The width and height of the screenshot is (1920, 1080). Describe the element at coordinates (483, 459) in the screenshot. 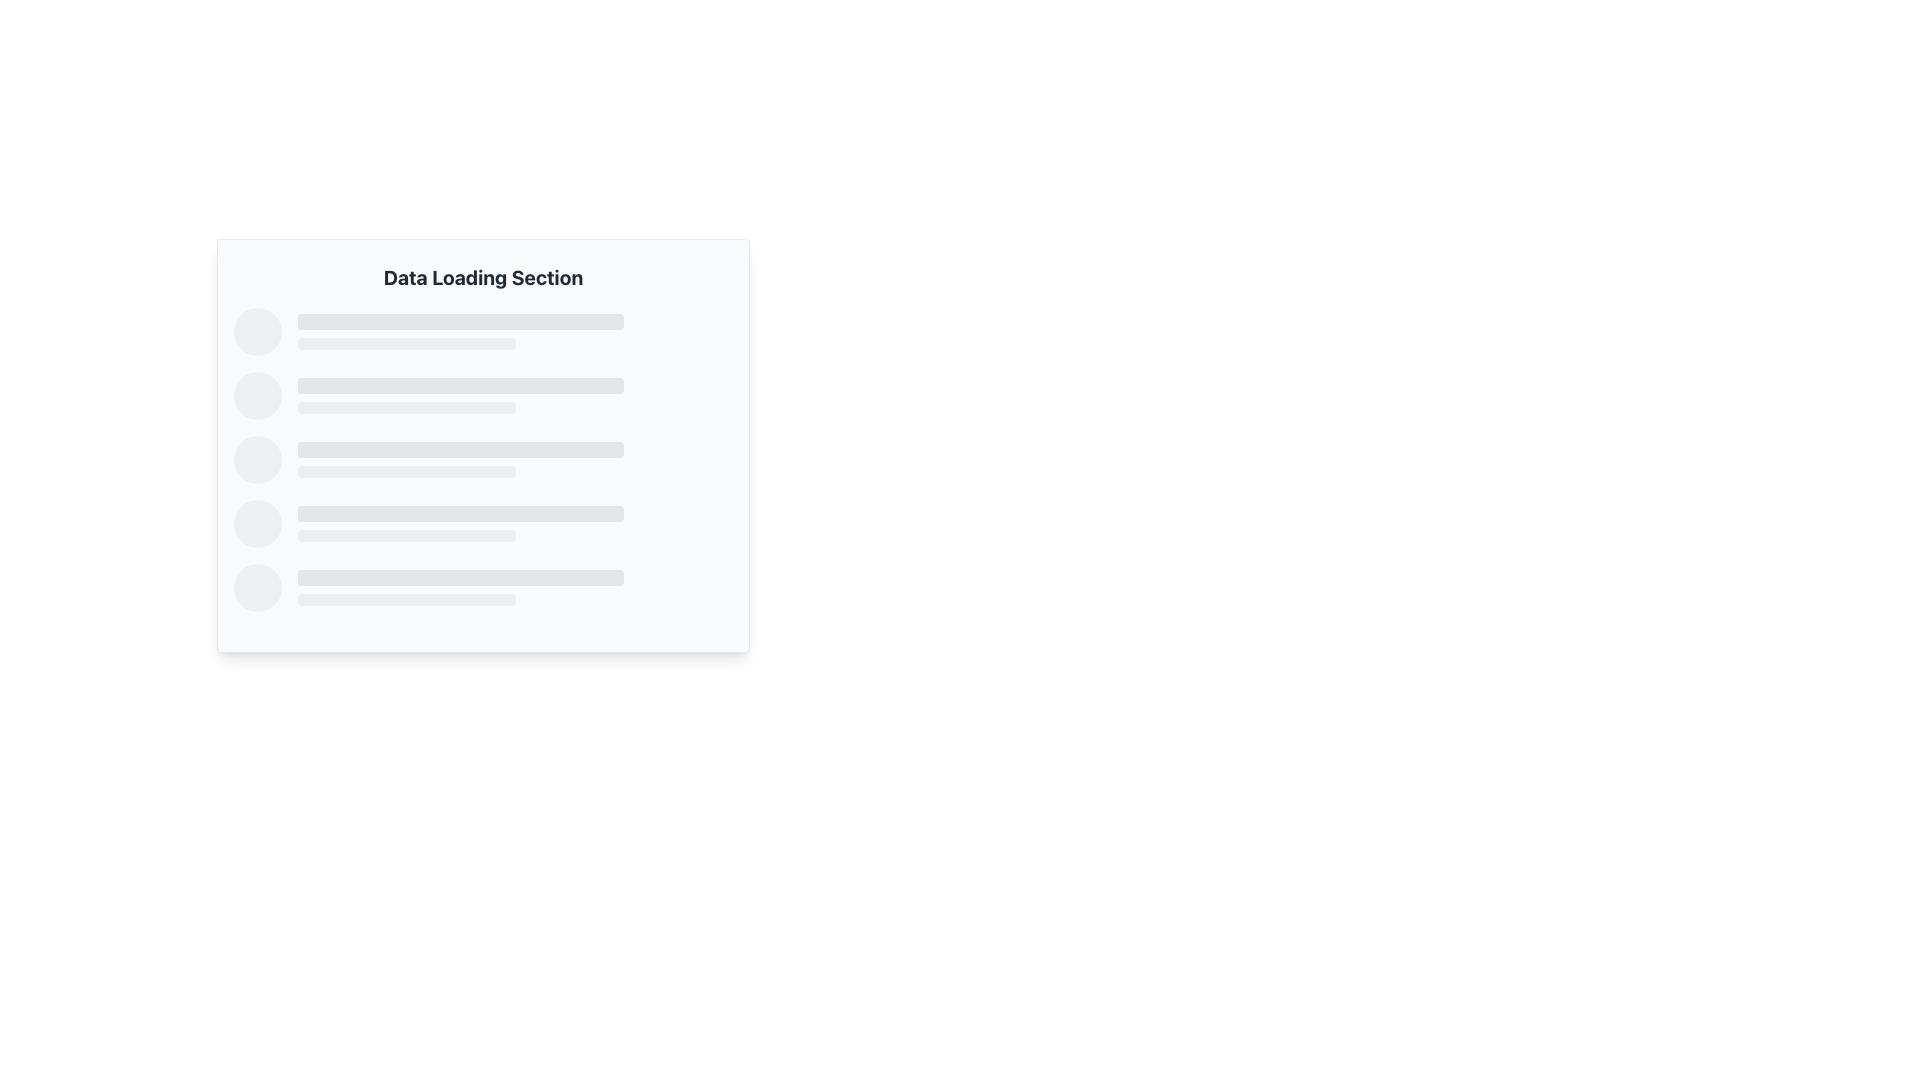

I see `the third item in the list of placeholder entries in the 'Data Loading Section' area, which is currently in a loading state` at that location.